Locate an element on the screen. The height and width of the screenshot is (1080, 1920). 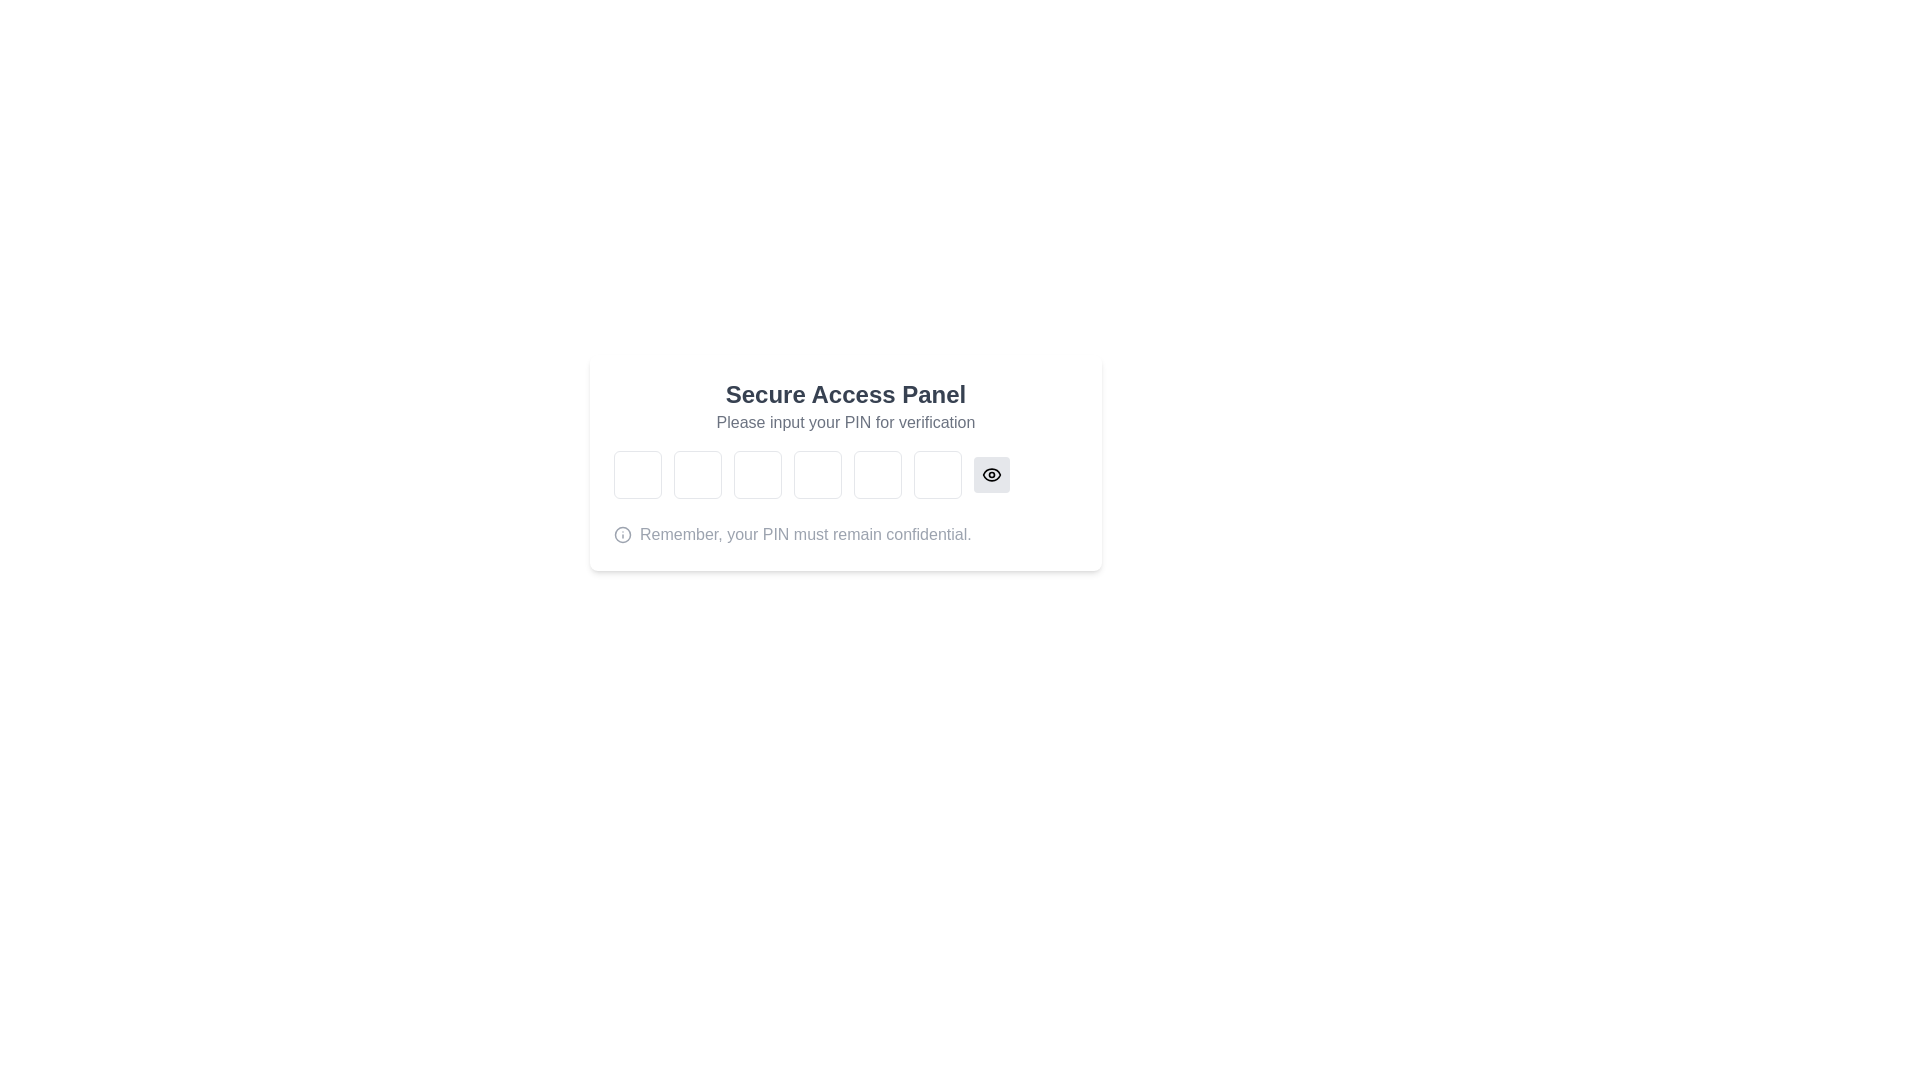
the informational label displaying the message 'Remember, your PIN must remain confidential.' which is accompanied by an info icon on its left is located at coordinates (845, 534).